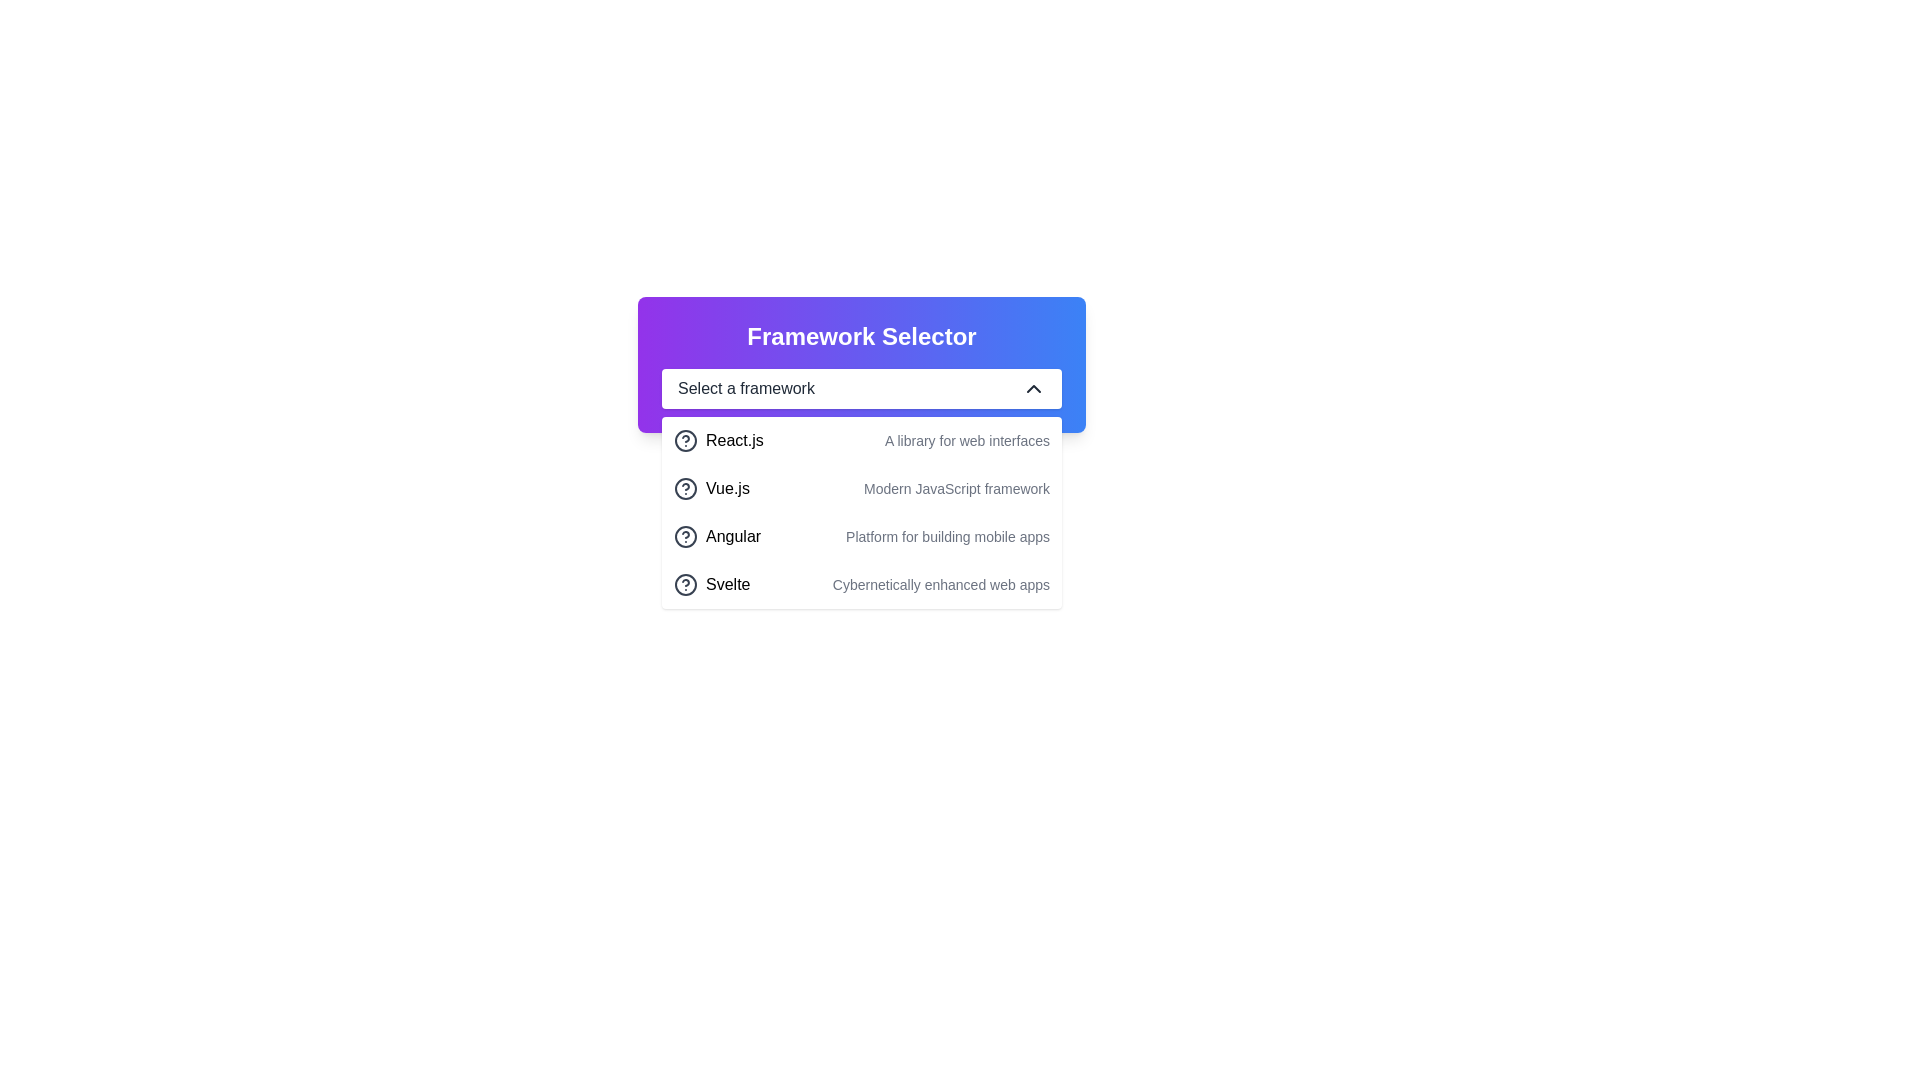 The image size is (1920, 1080). Describe the element at coordinates (862, 489) in the screenshot. I see `the second item in the dropdown list` at that location.